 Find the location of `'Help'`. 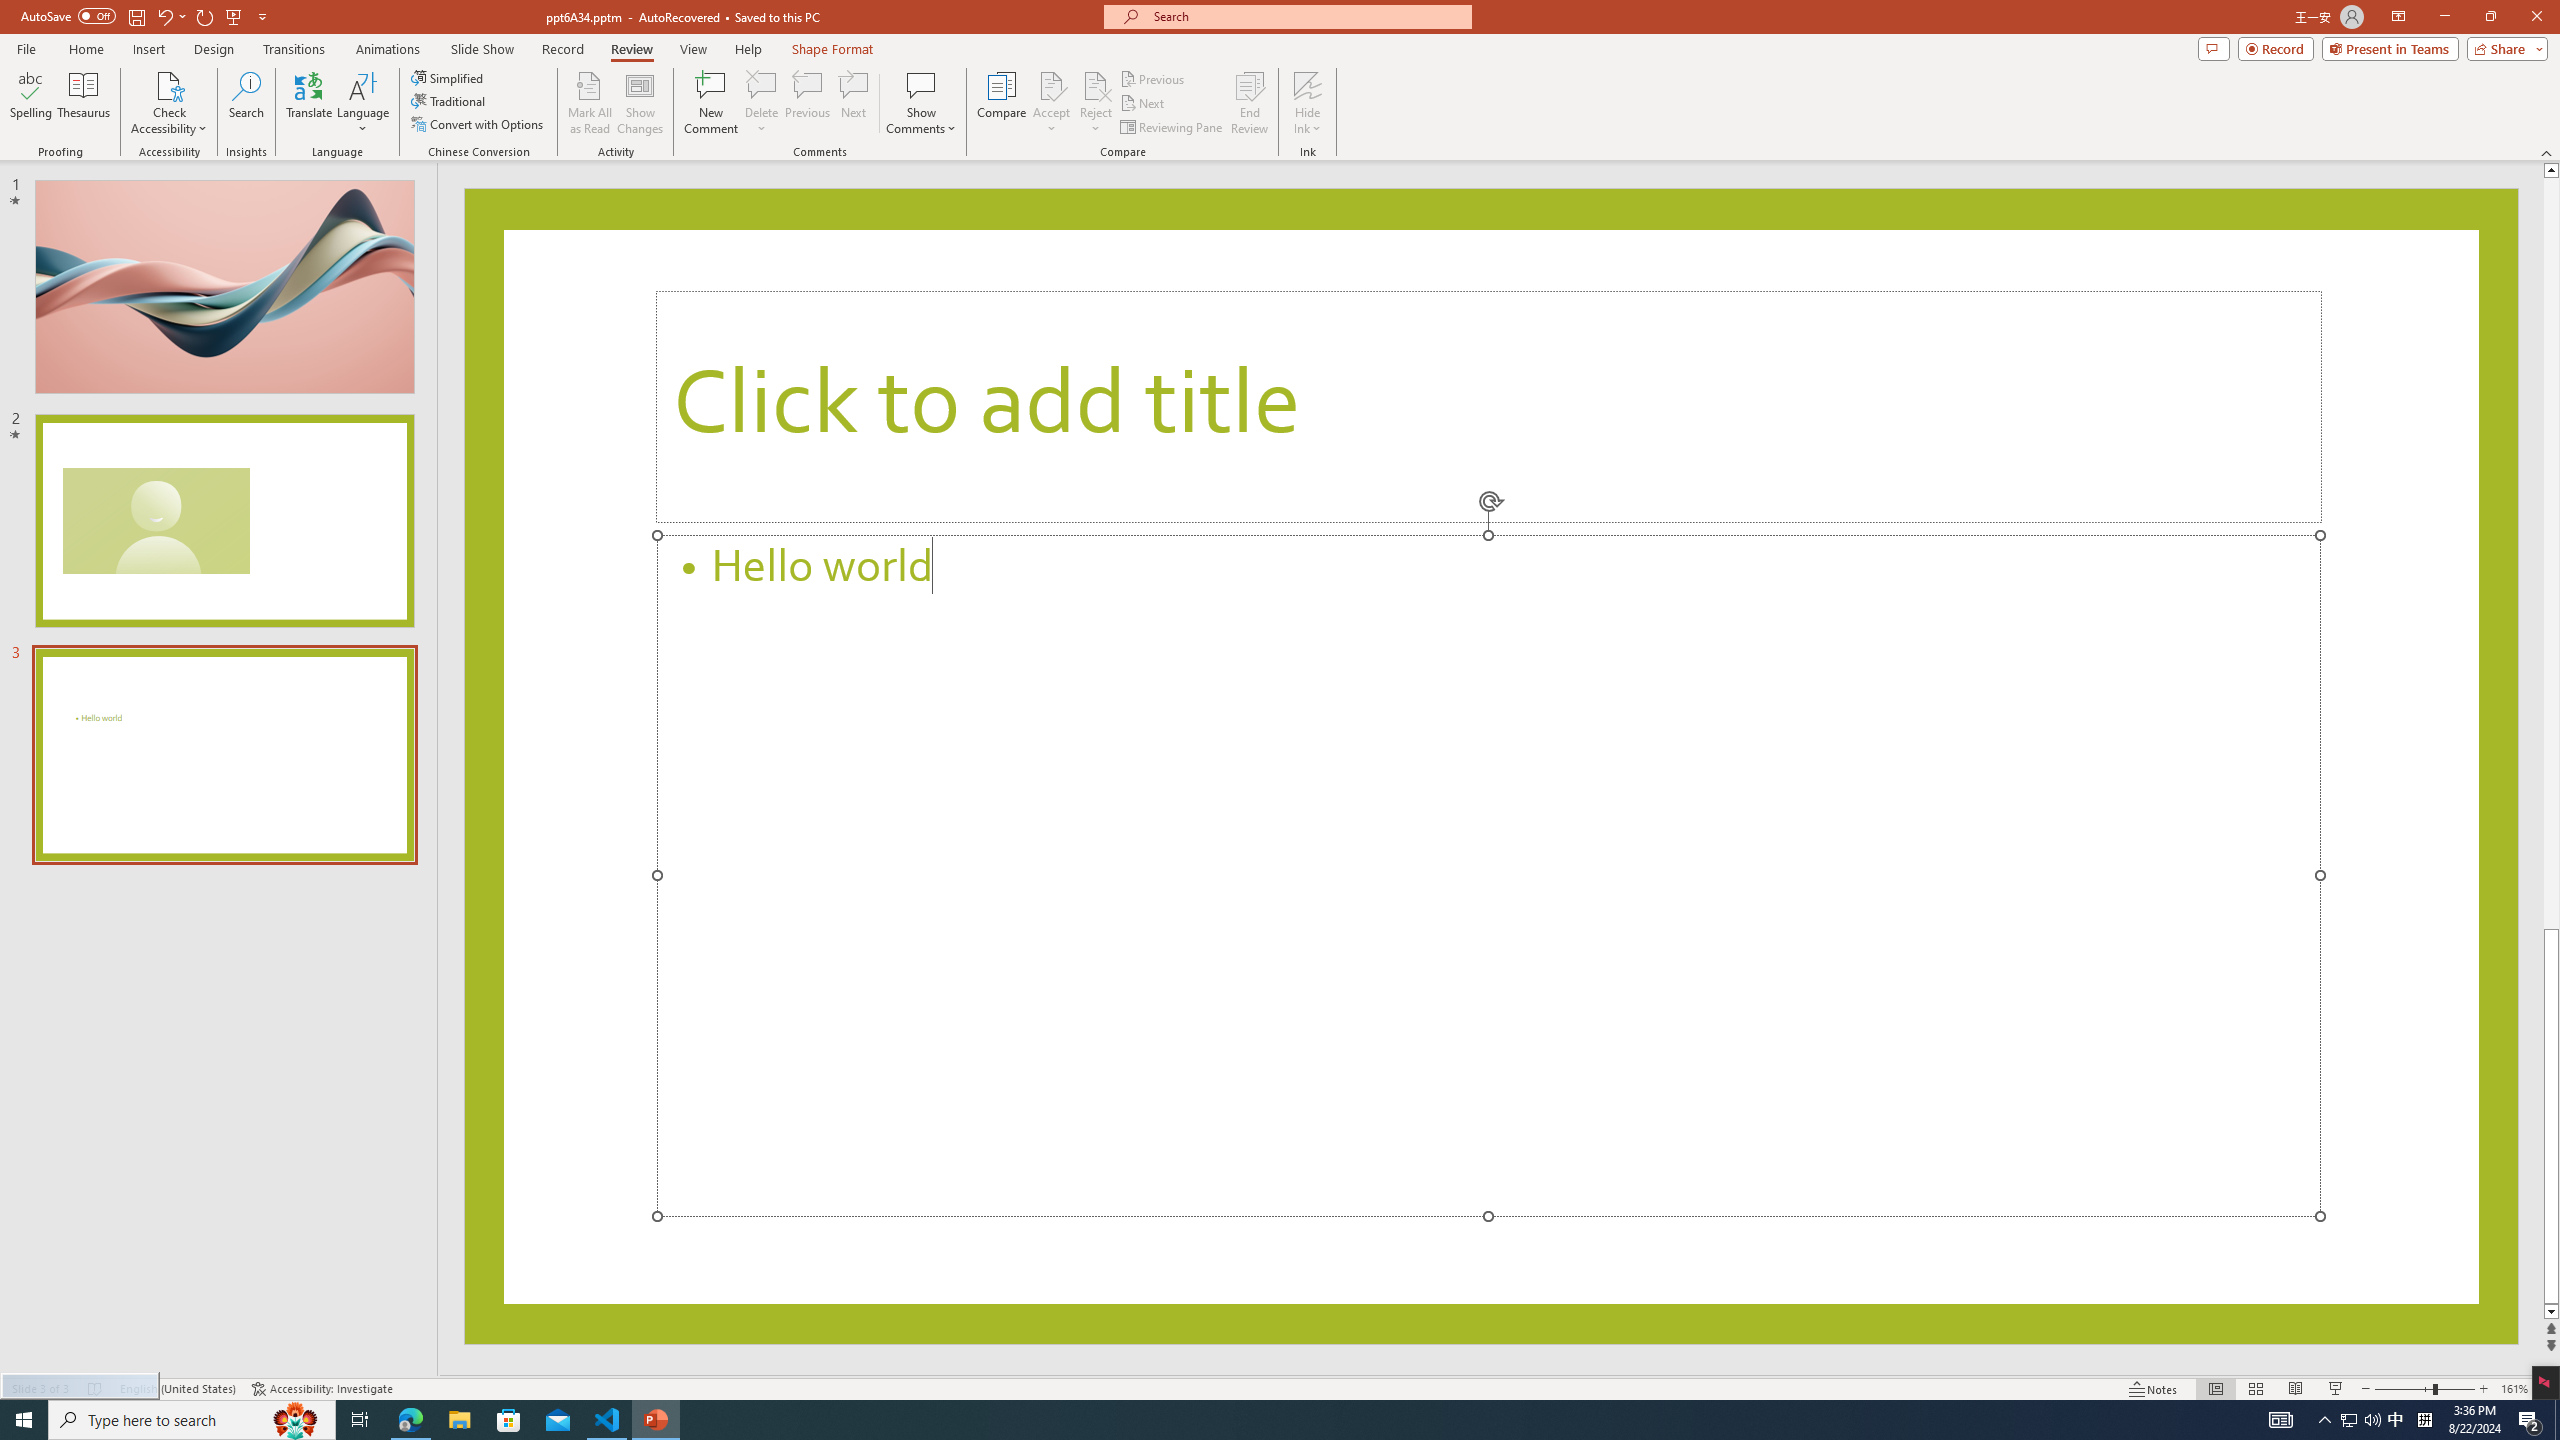

'Help' is located at coordinates (747, 49).